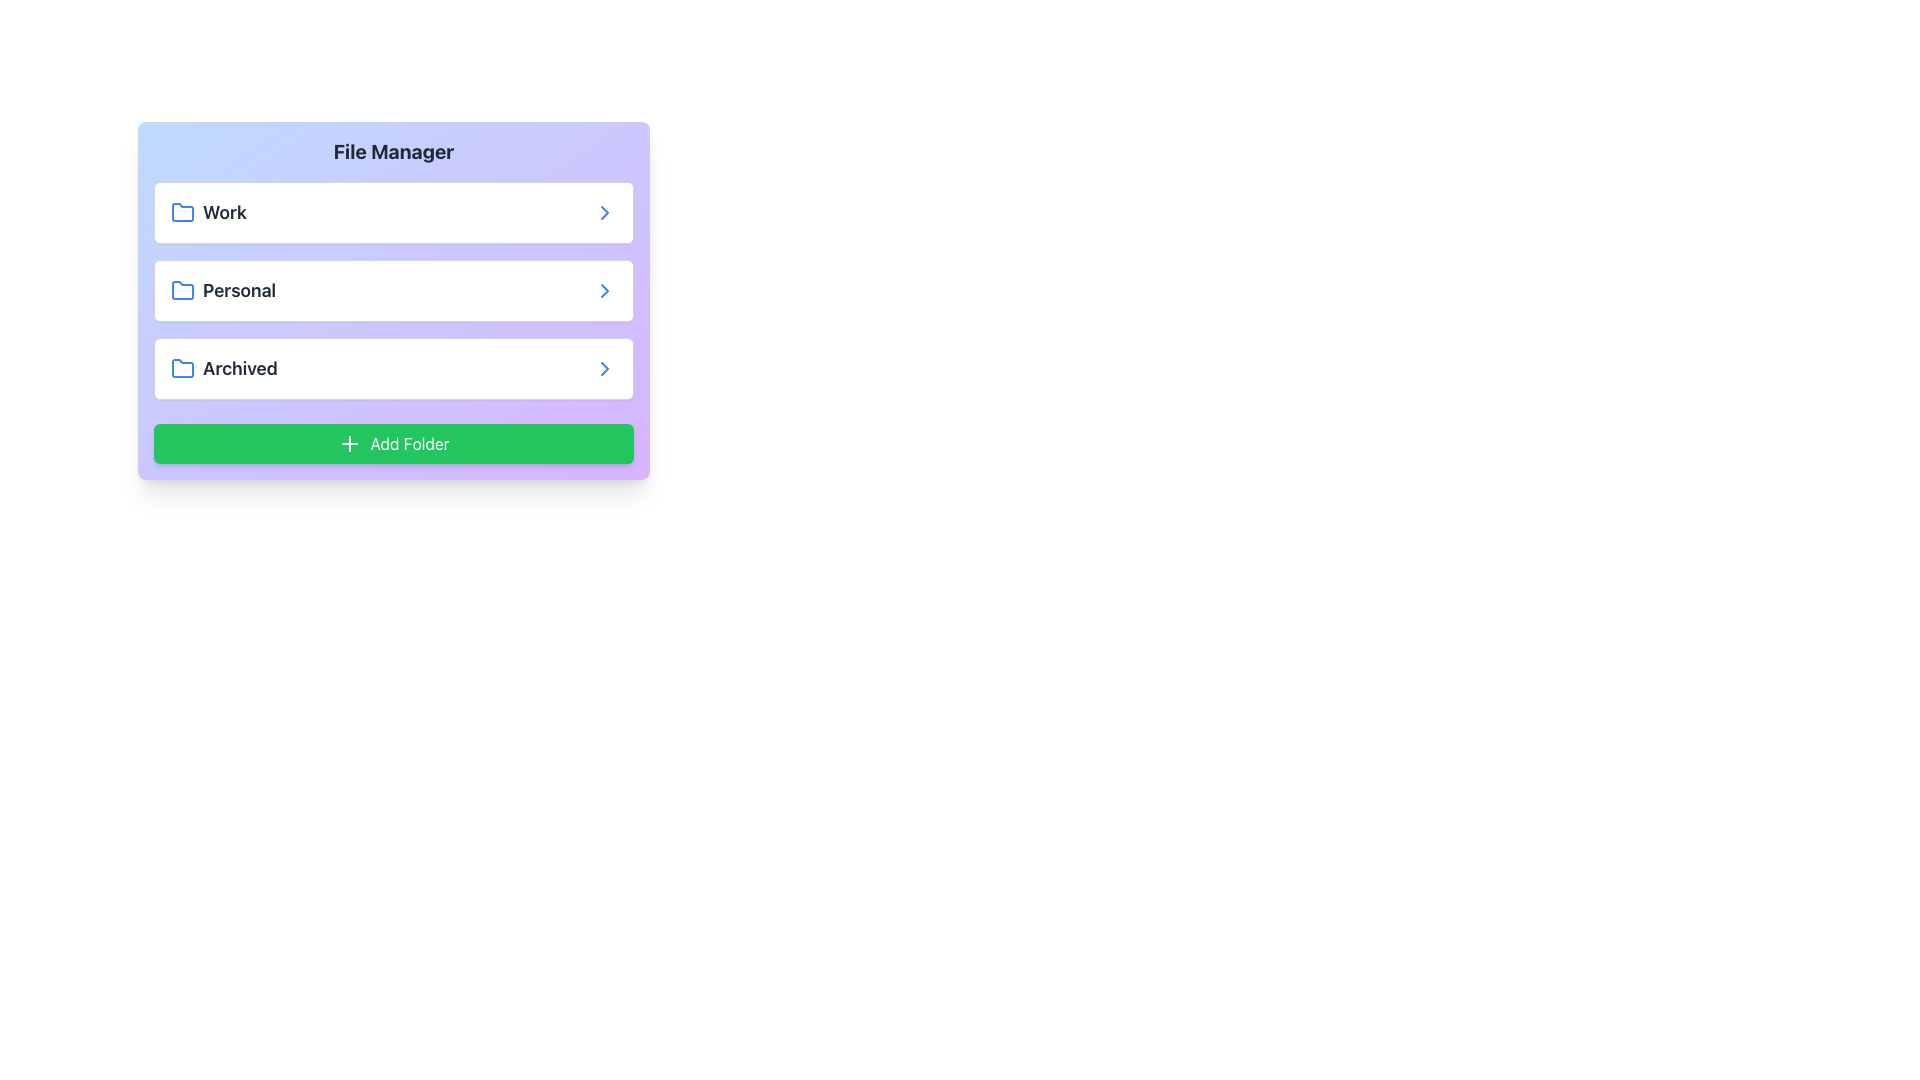 The height and width of the screenshot is (1080, 1920). I want to click on the right-pointing chevron icon located at the far-right side of the 'Archived' list item in the 'File Manager' interface, so click(603, 369).